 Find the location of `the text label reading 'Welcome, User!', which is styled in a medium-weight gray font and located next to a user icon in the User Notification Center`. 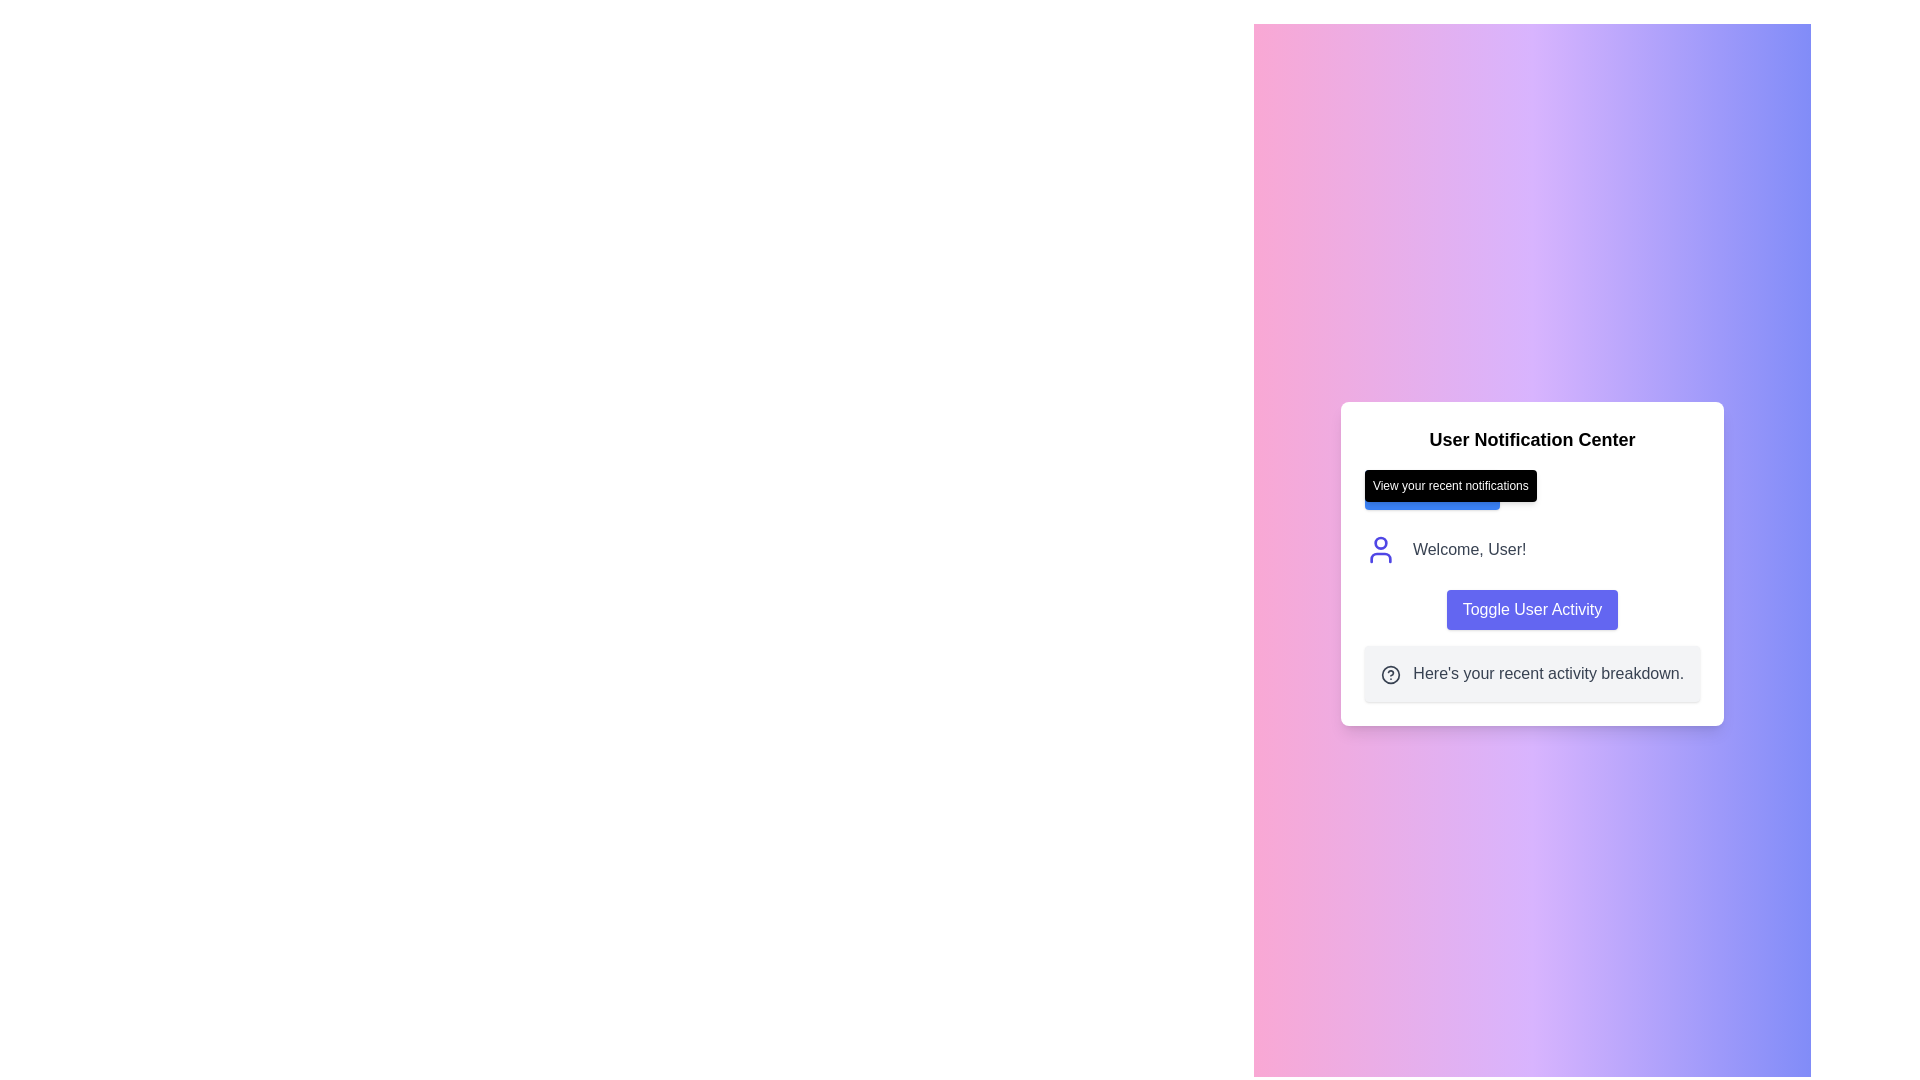

the text label reading 'Welcome, User!', which is styled in a medium-weight gray font and located next to a user icon in the User Notification Center is located at coordinates (1469, 550).